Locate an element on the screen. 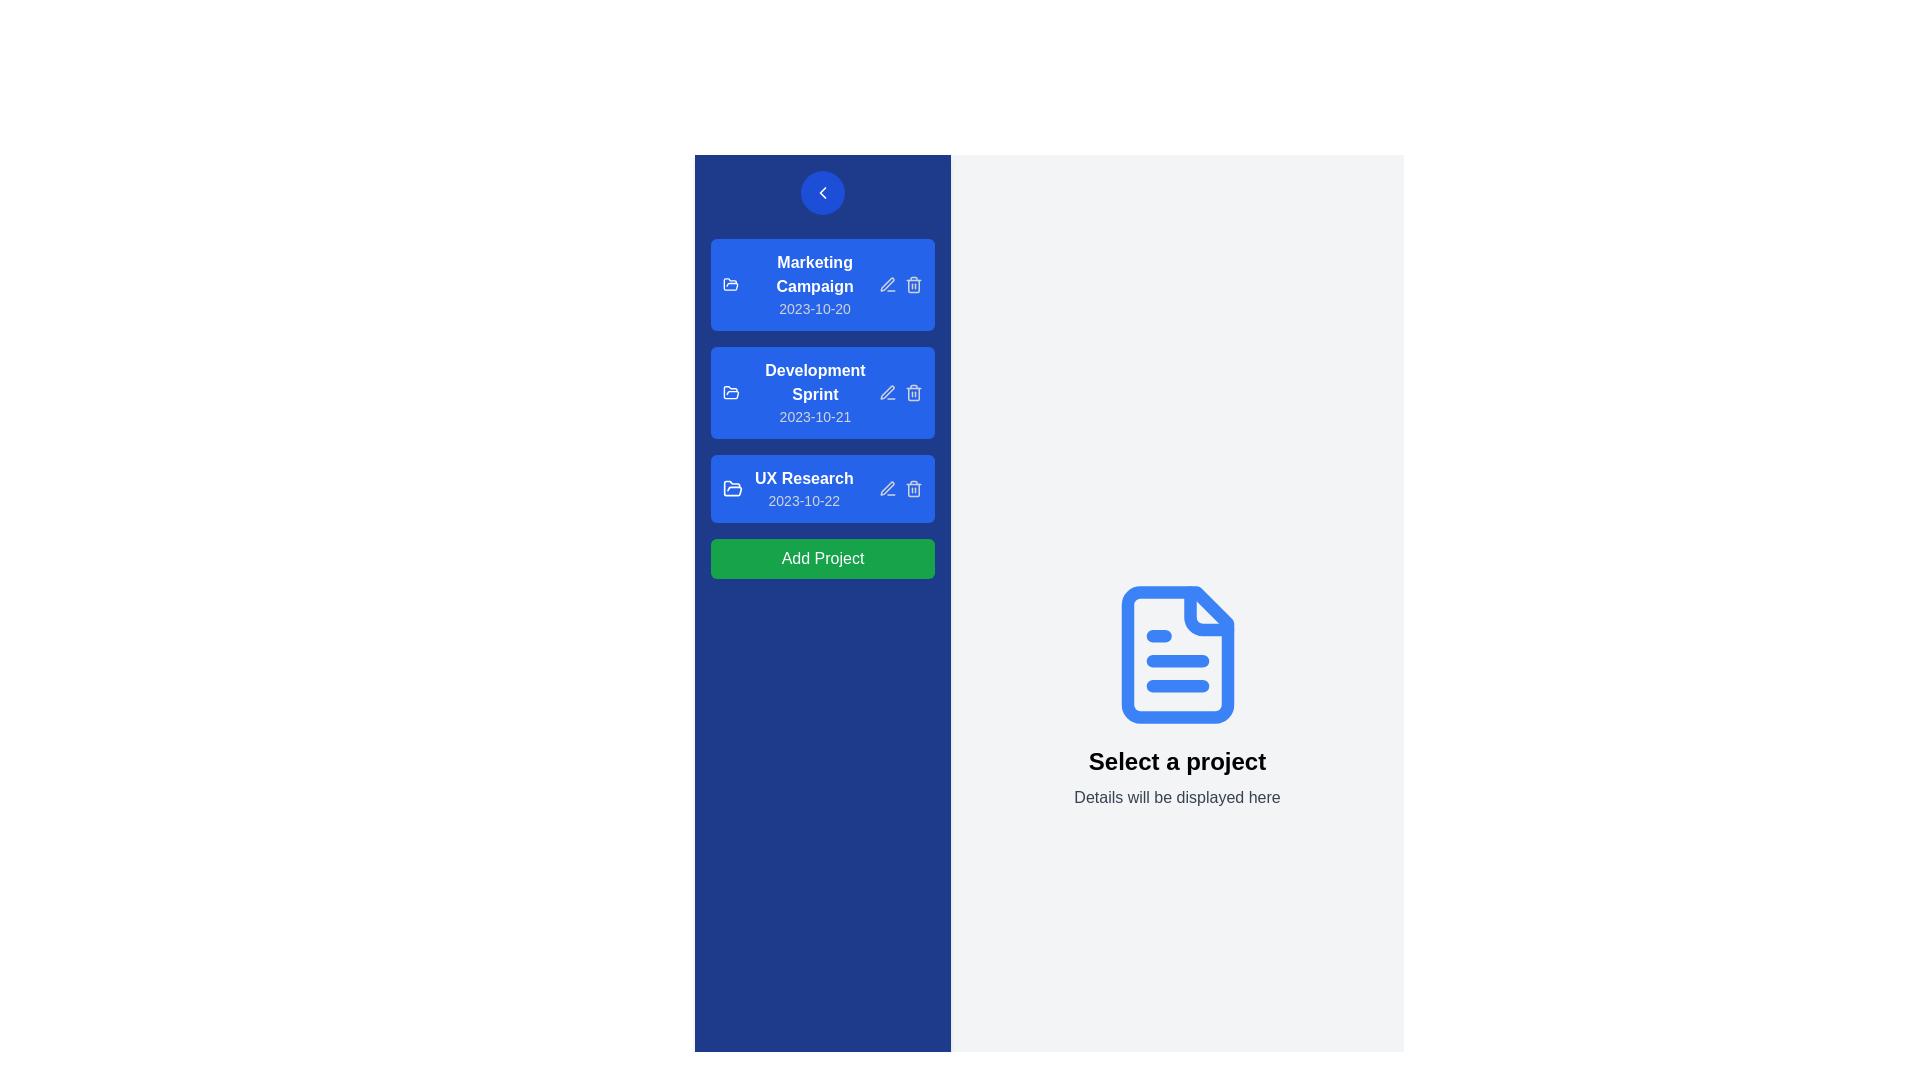 The image size is (1920, 1080). the edit action button icon, which resembles a pen or pencil tip, located within the 'UX Research' card on the left section of the interface is located at coordinates (886, 488).